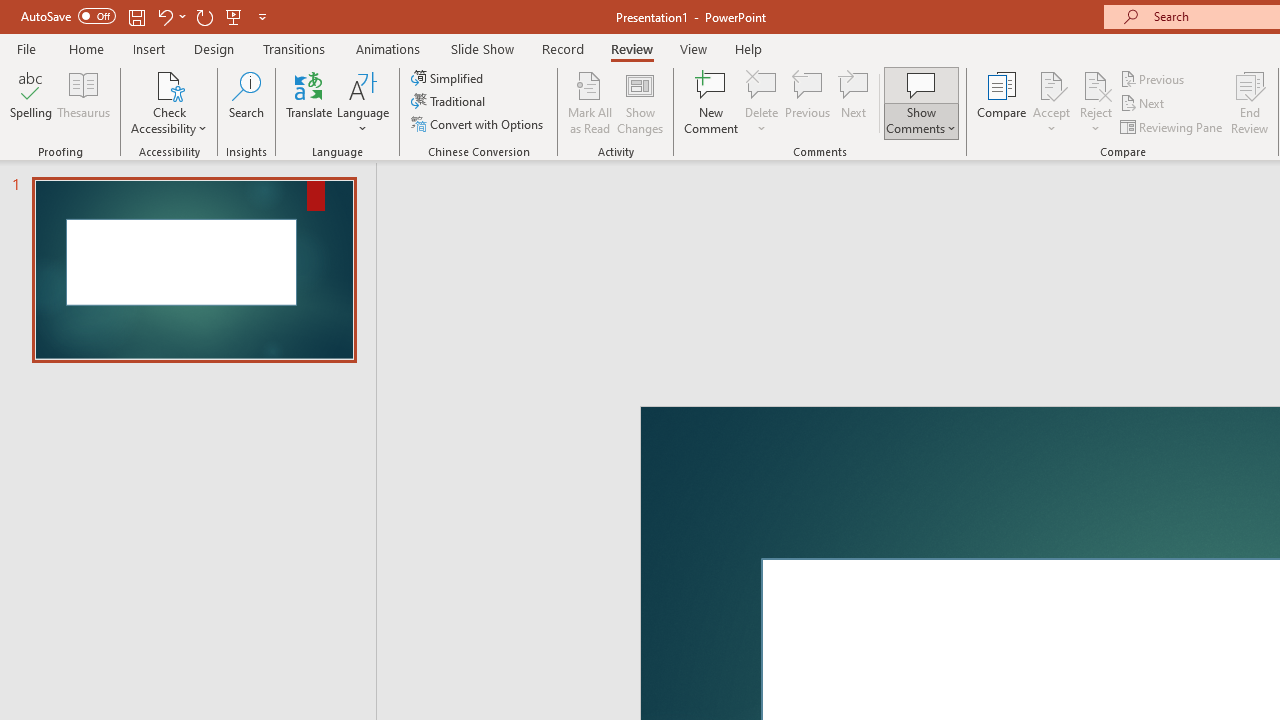 The width and height of the screenshot is (1280, 720). Describe the element at coordinates (640, 103) in the screenshot. I see `'Show Changes'` at that location.